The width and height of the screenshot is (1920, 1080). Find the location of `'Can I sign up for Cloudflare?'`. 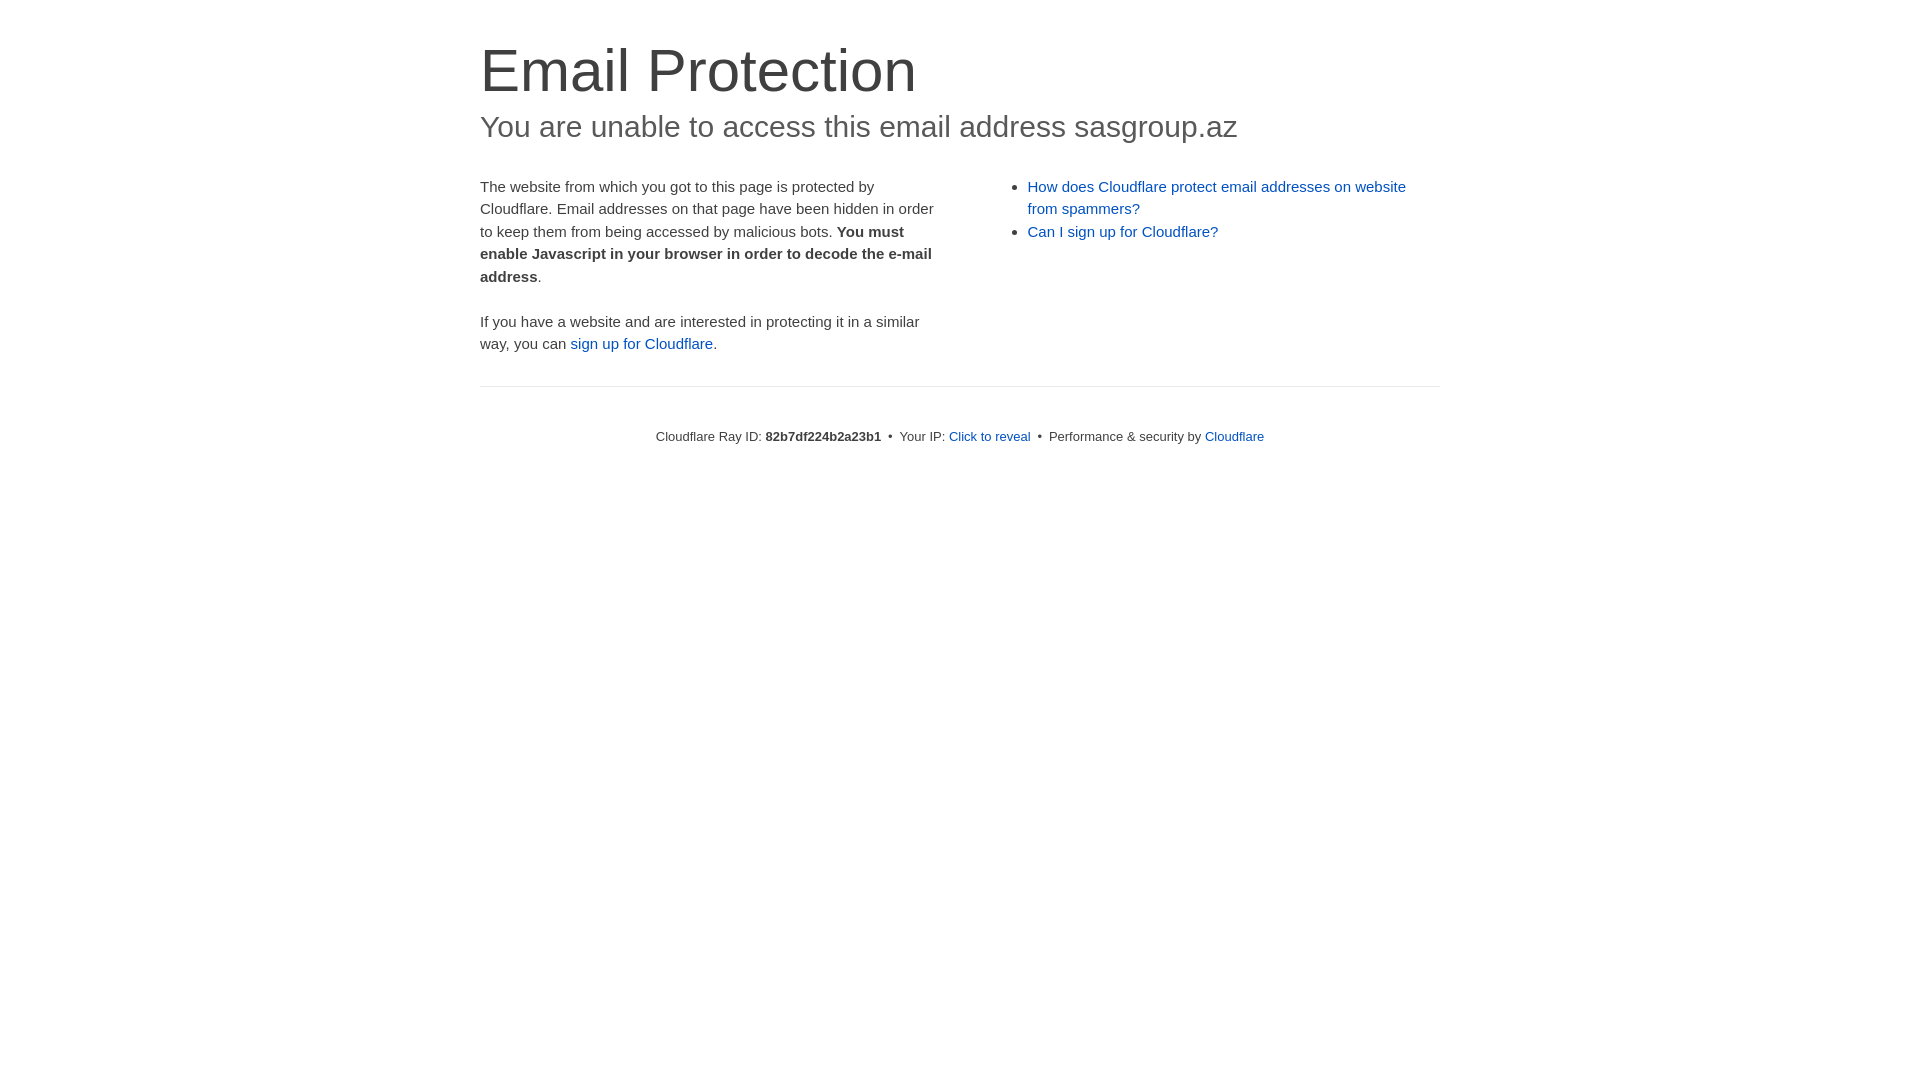

'Can I sign up for Cloudflare?' is located at coordinates (1123, 230).